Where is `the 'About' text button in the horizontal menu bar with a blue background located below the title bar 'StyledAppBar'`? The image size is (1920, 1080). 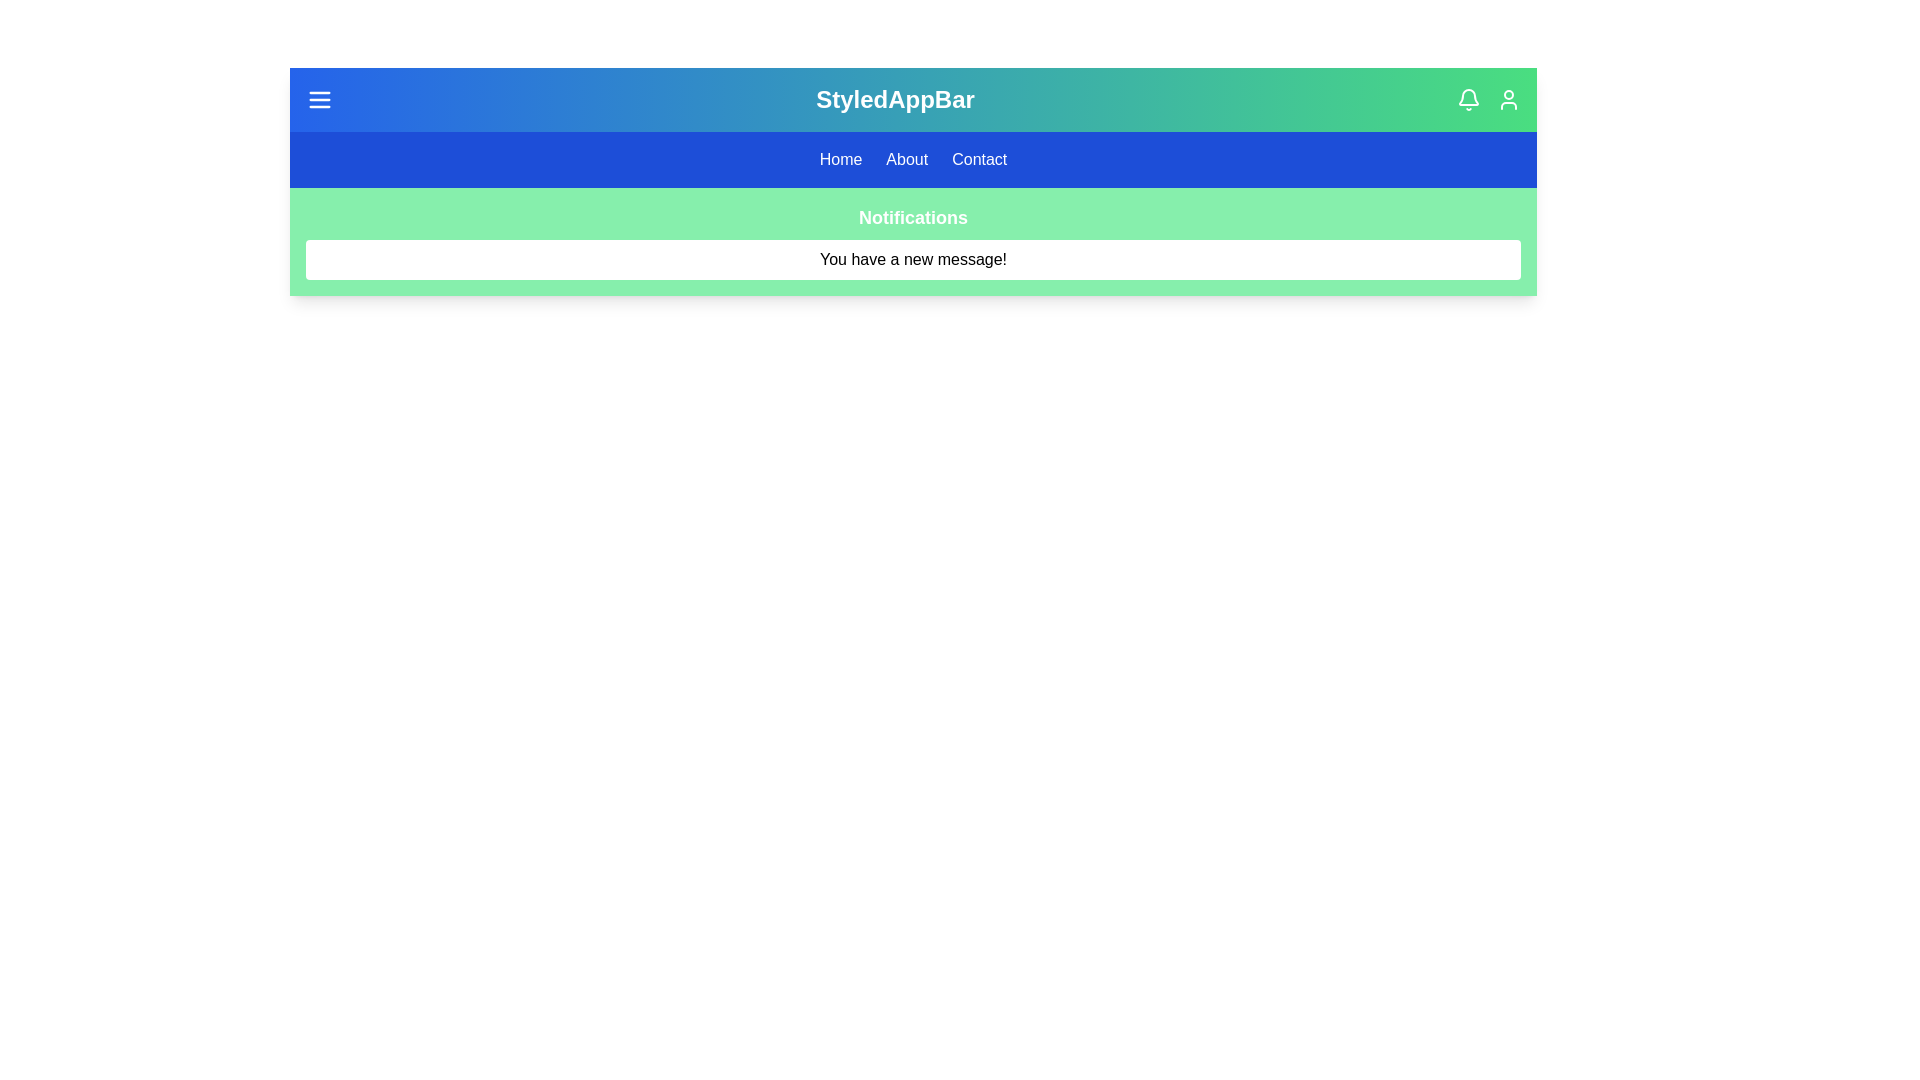
the 'About' text button in the horizontal menu bar with a blue background located below the title bar 'StyledAppBar' is located at coordinates (912, 158).